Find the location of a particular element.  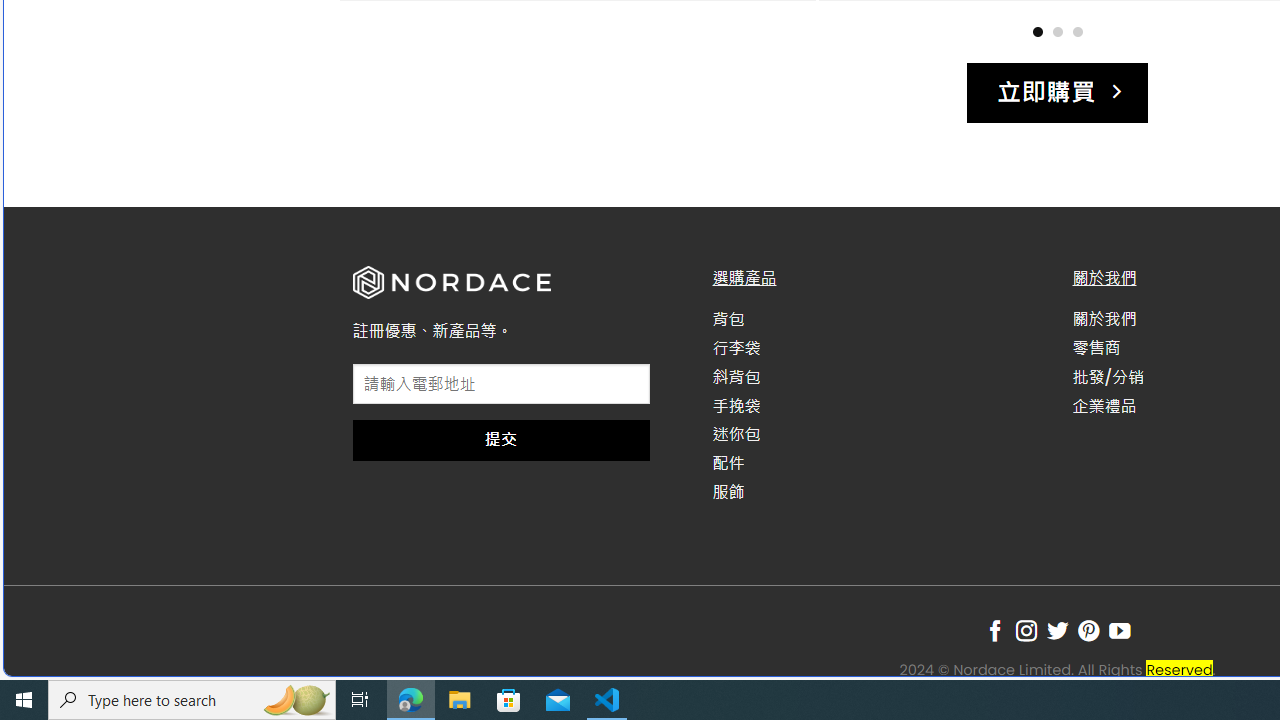

'Page dot 3' is located at coordinates (1076, 31).